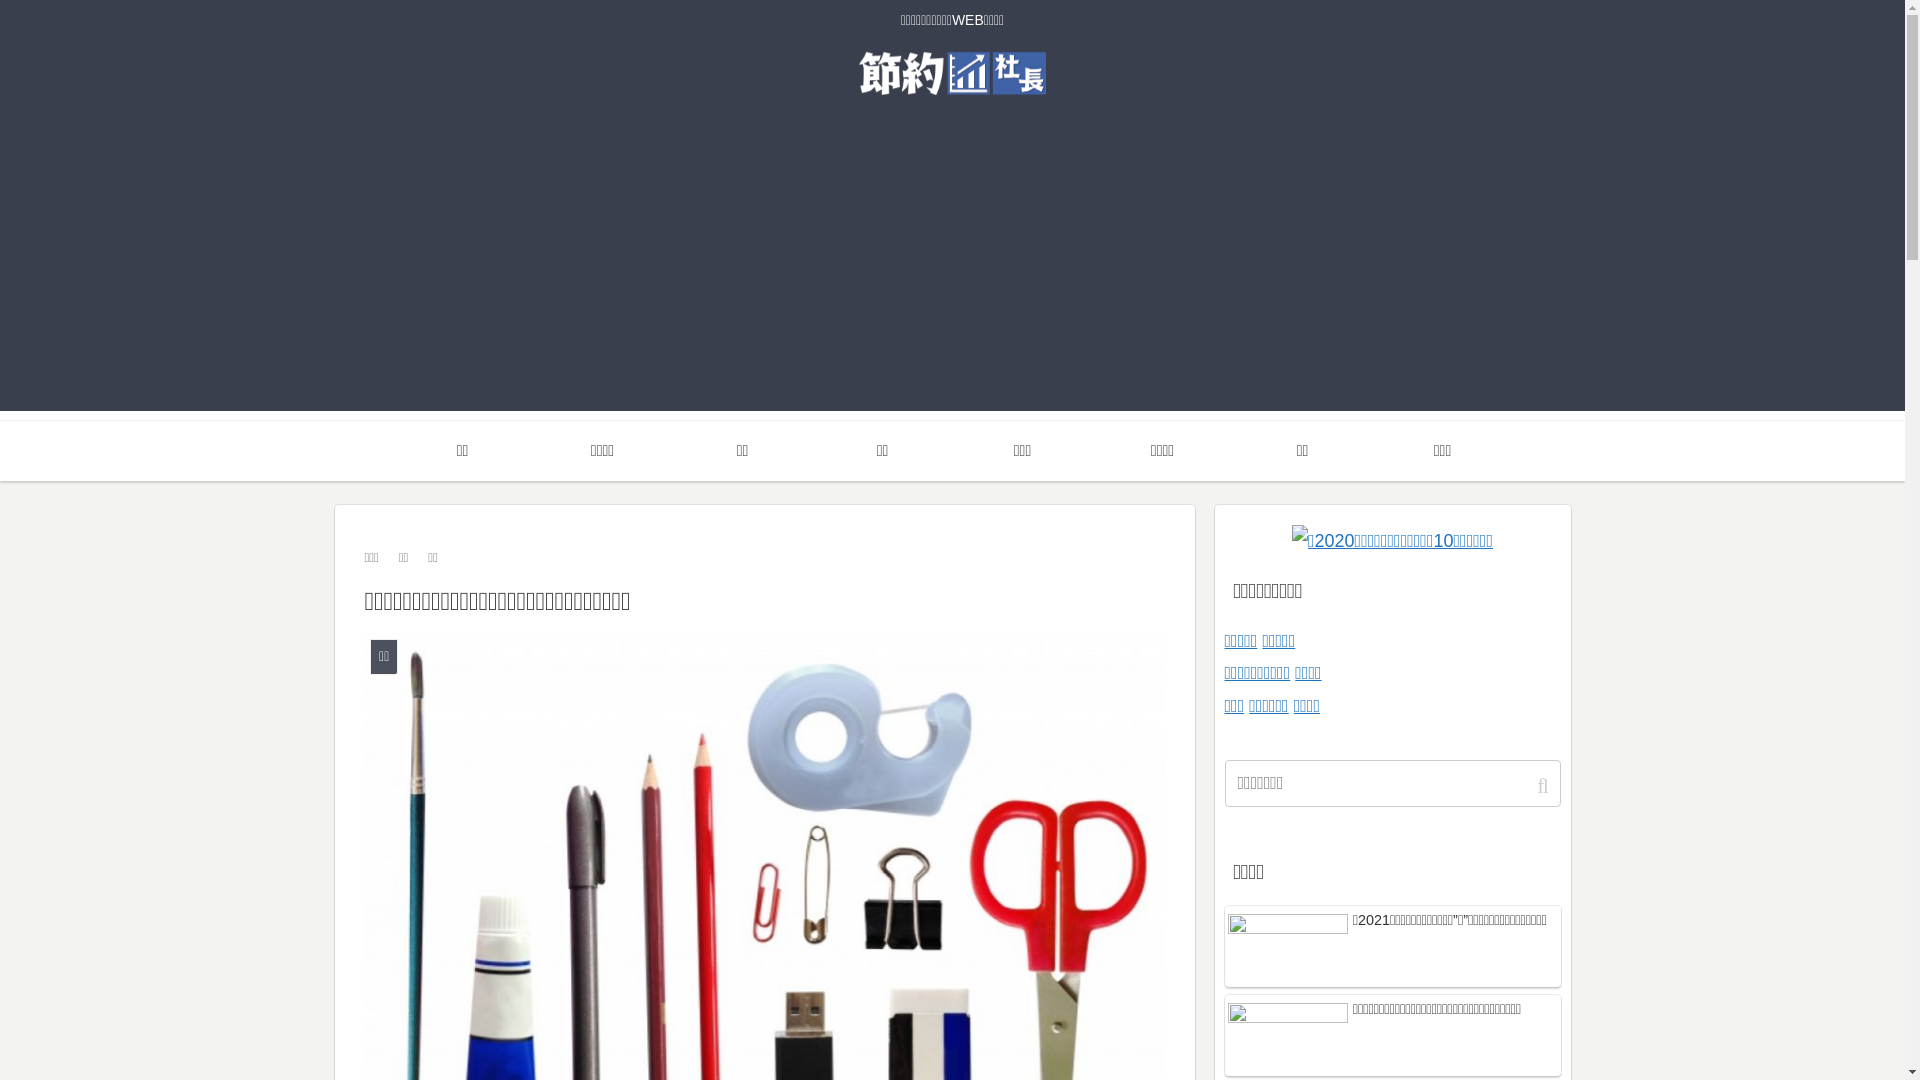 The height and width of the screenshot is (1080, 1920). What do you see at coordinates (950, 270) in the screenshot?
I see `'Advertisement'` at bounding box center [950, 270].